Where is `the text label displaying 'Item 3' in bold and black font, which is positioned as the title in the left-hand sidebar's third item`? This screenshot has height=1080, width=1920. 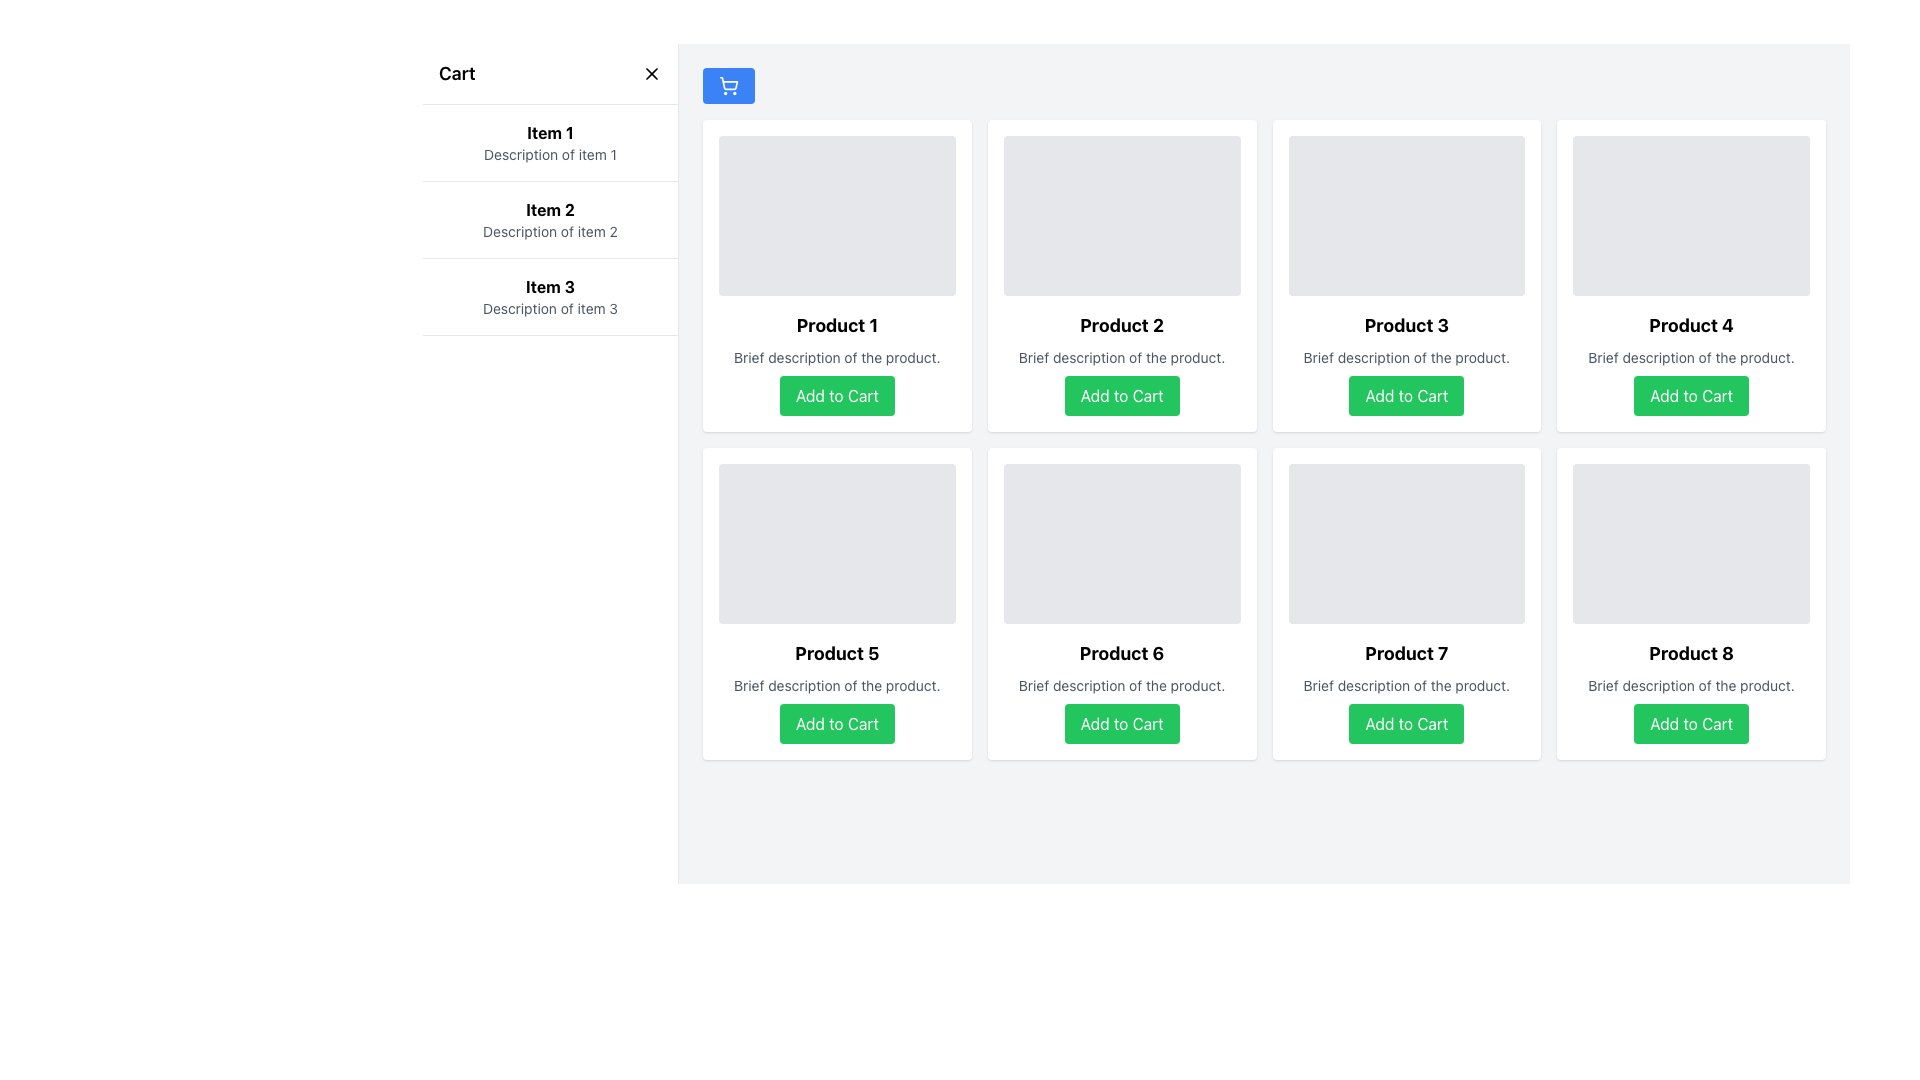 the text label displaying 'Item 3' in bold and black font, which is positioned as the title in the left-hand sidebar's third item is located at coordinates (550, 286).